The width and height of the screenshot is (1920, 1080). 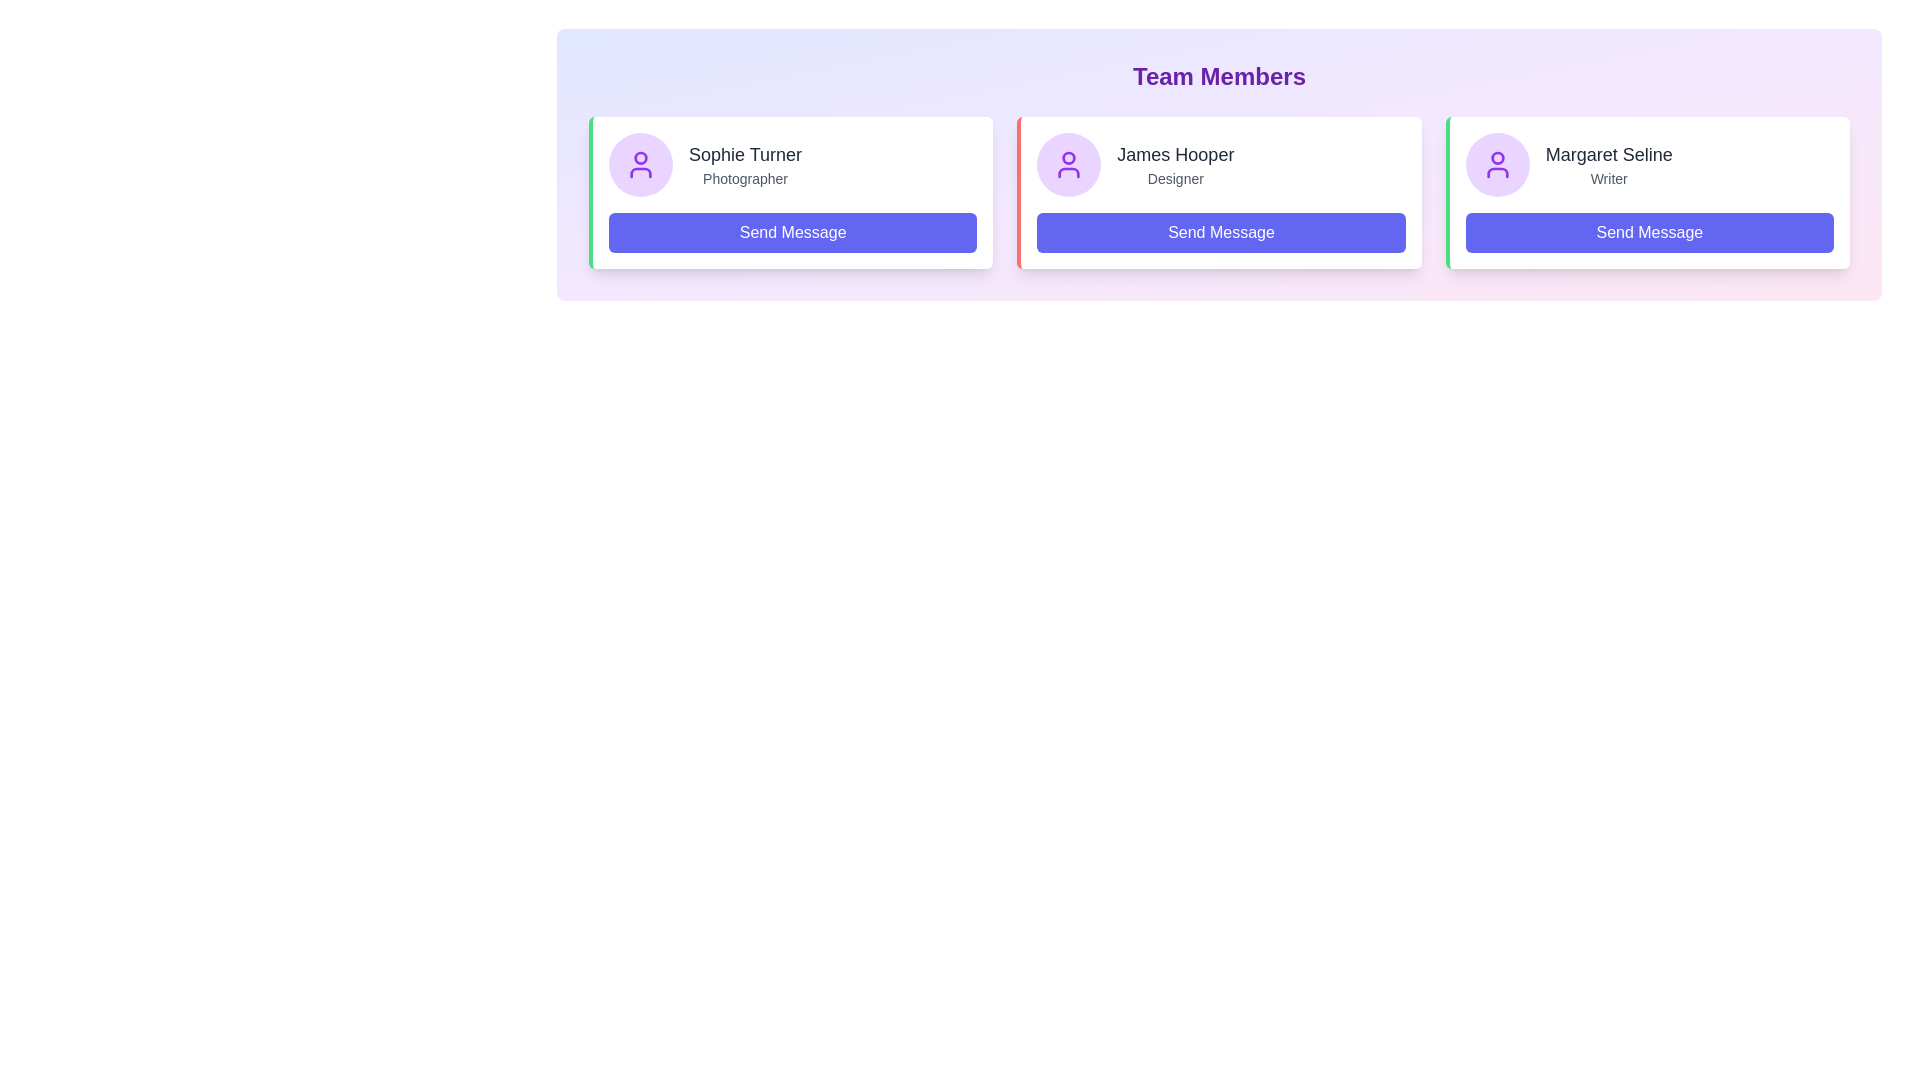 What do you see at coordinates (1649, 231) in the screenshot?
I see `the 'Send Message' button located at the bottom of the card for 'Margaret Seline', directly below the text 'Writer', to send a message` at bounding box center [1649, 231].